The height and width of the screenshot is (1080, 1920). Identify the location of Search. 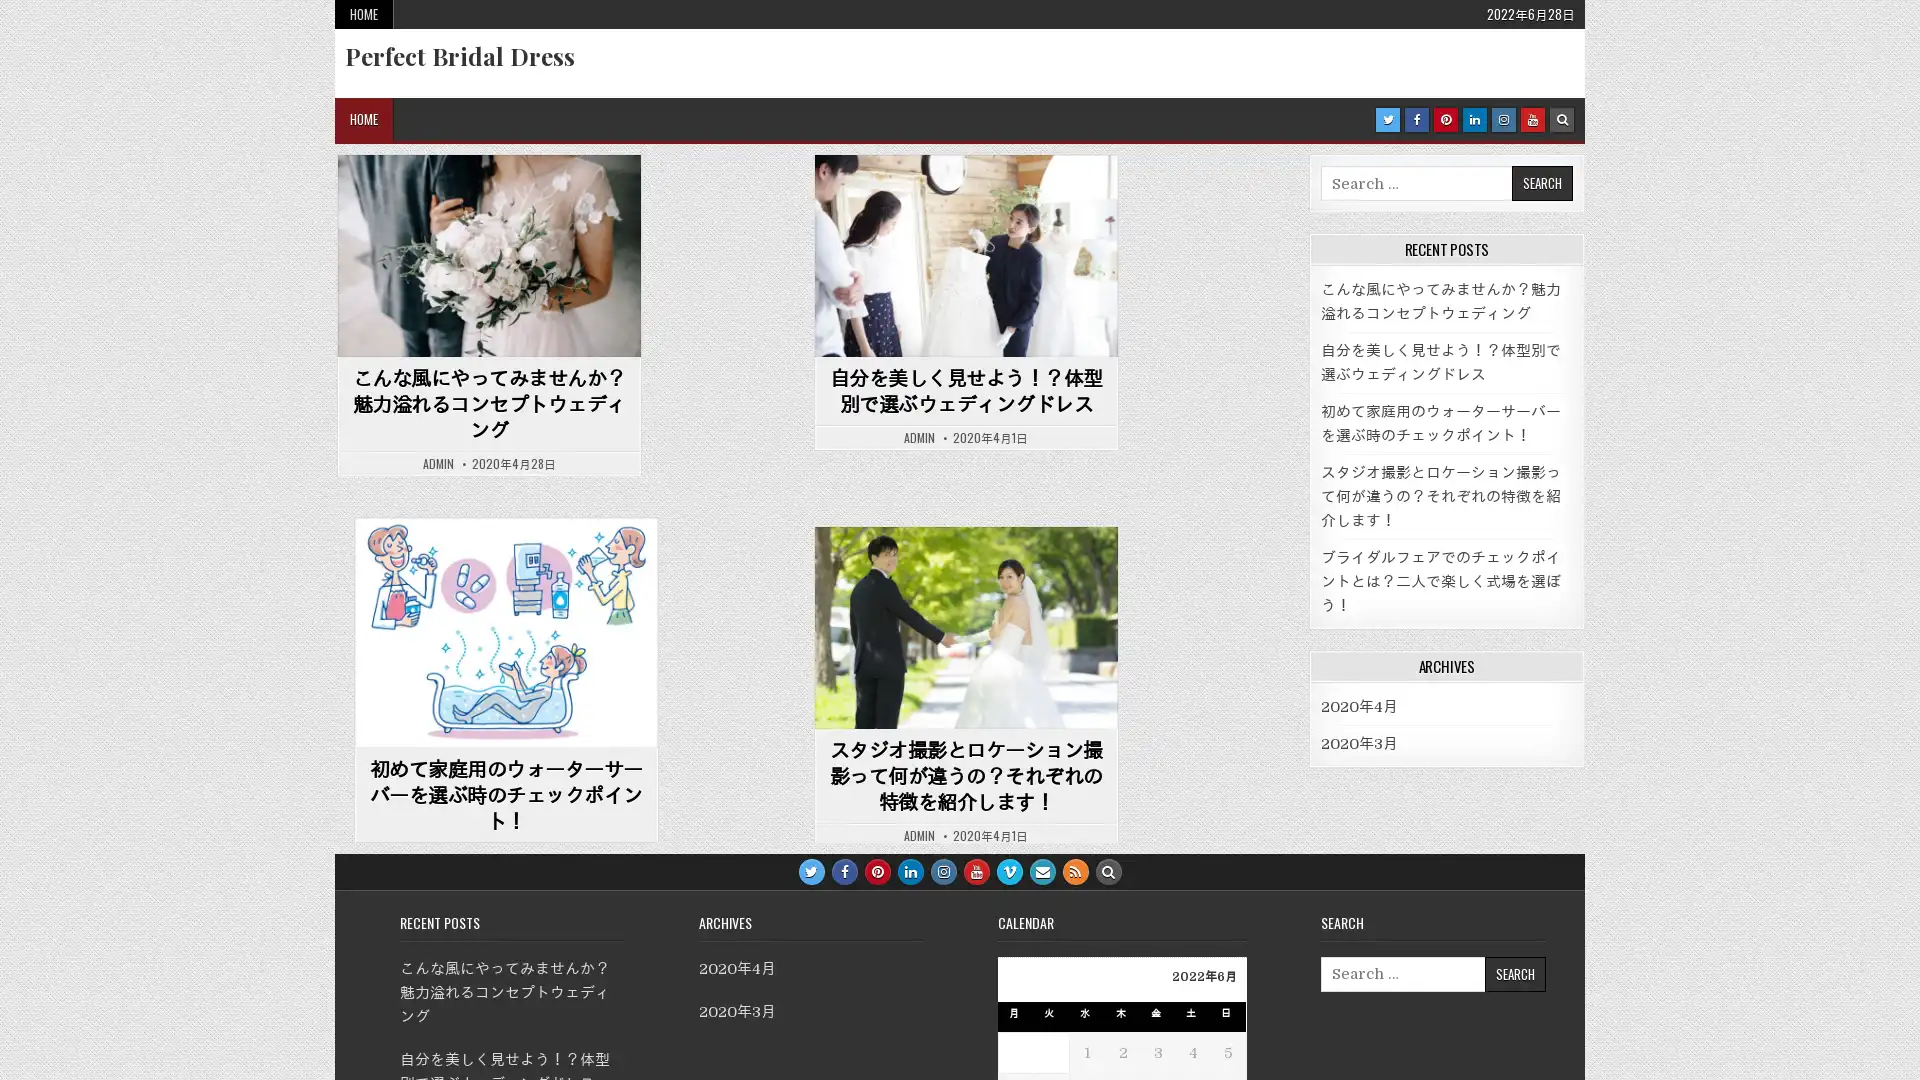
(1540, 183).